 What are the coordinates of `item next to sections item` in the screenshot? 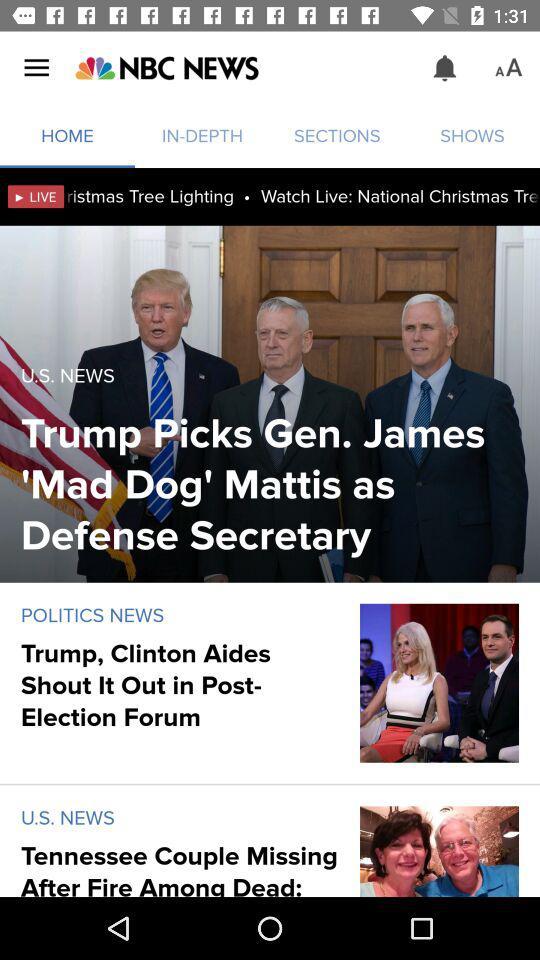 It's located at (445, 68).